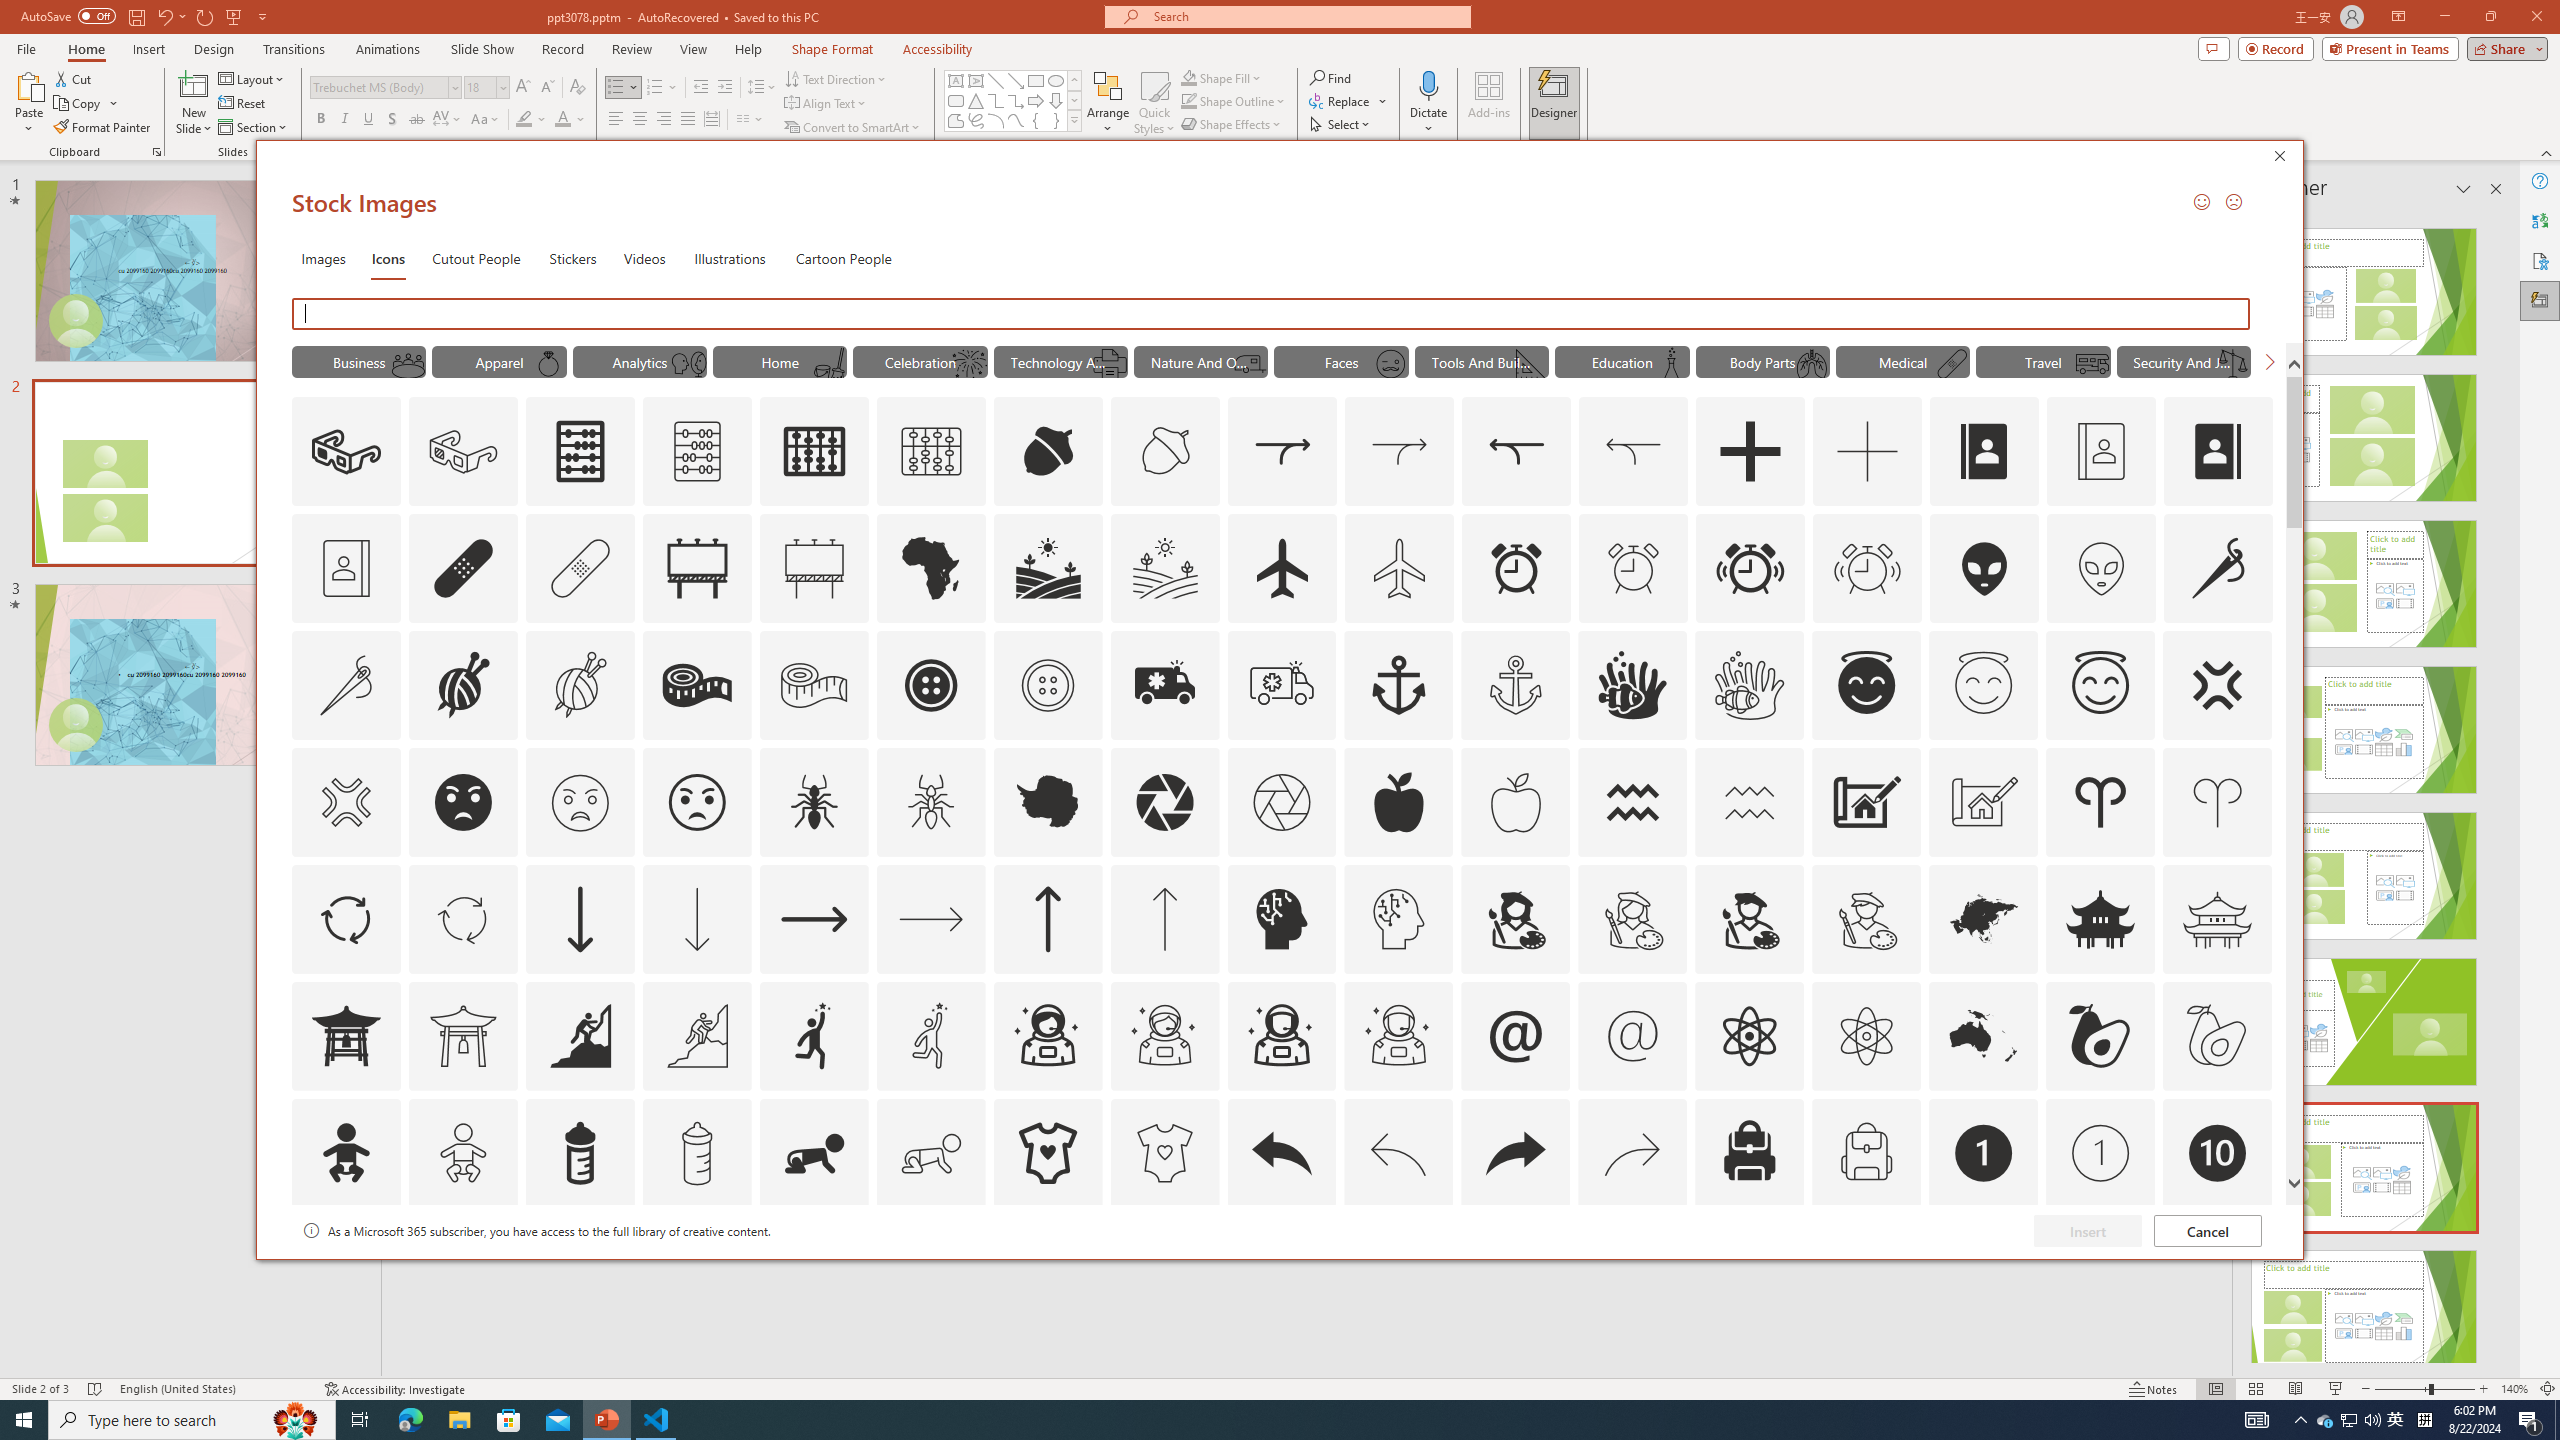  I want to click on 'AutomationID: Icons_Baby', so click(345, 1152).